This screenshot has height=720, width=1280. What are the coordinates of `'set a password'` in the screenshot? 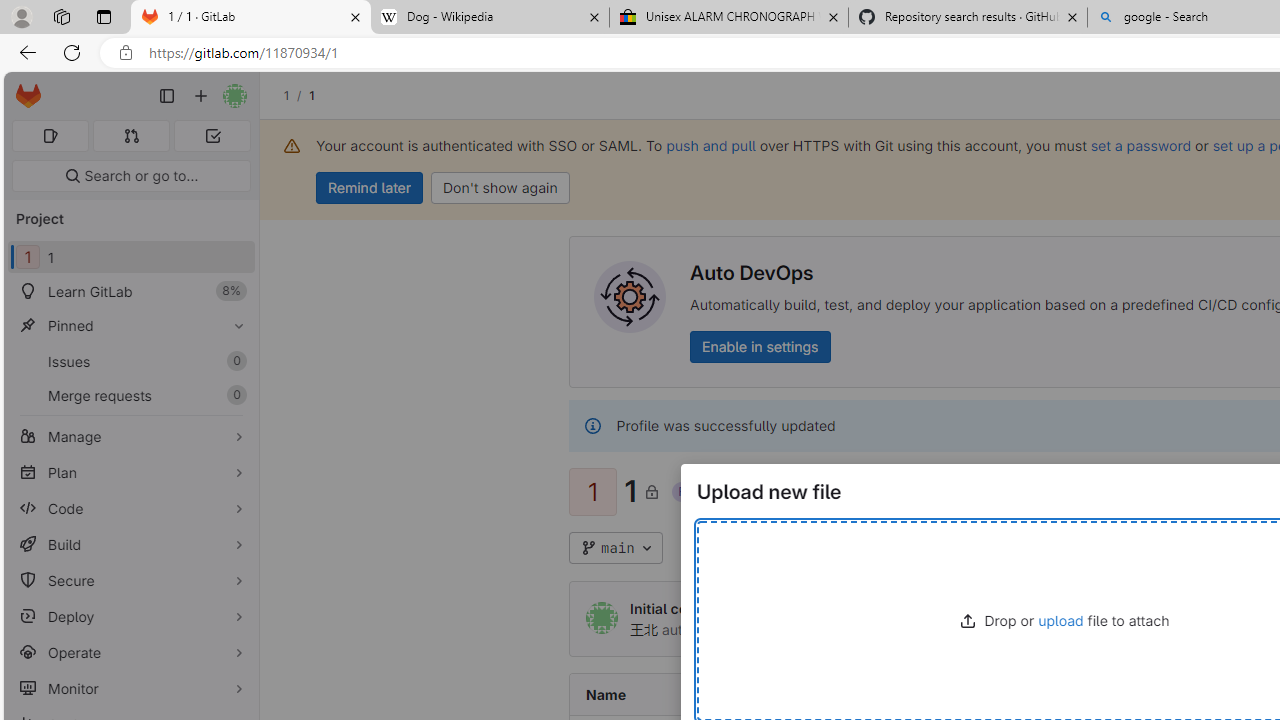 It's located at (1141, 144).